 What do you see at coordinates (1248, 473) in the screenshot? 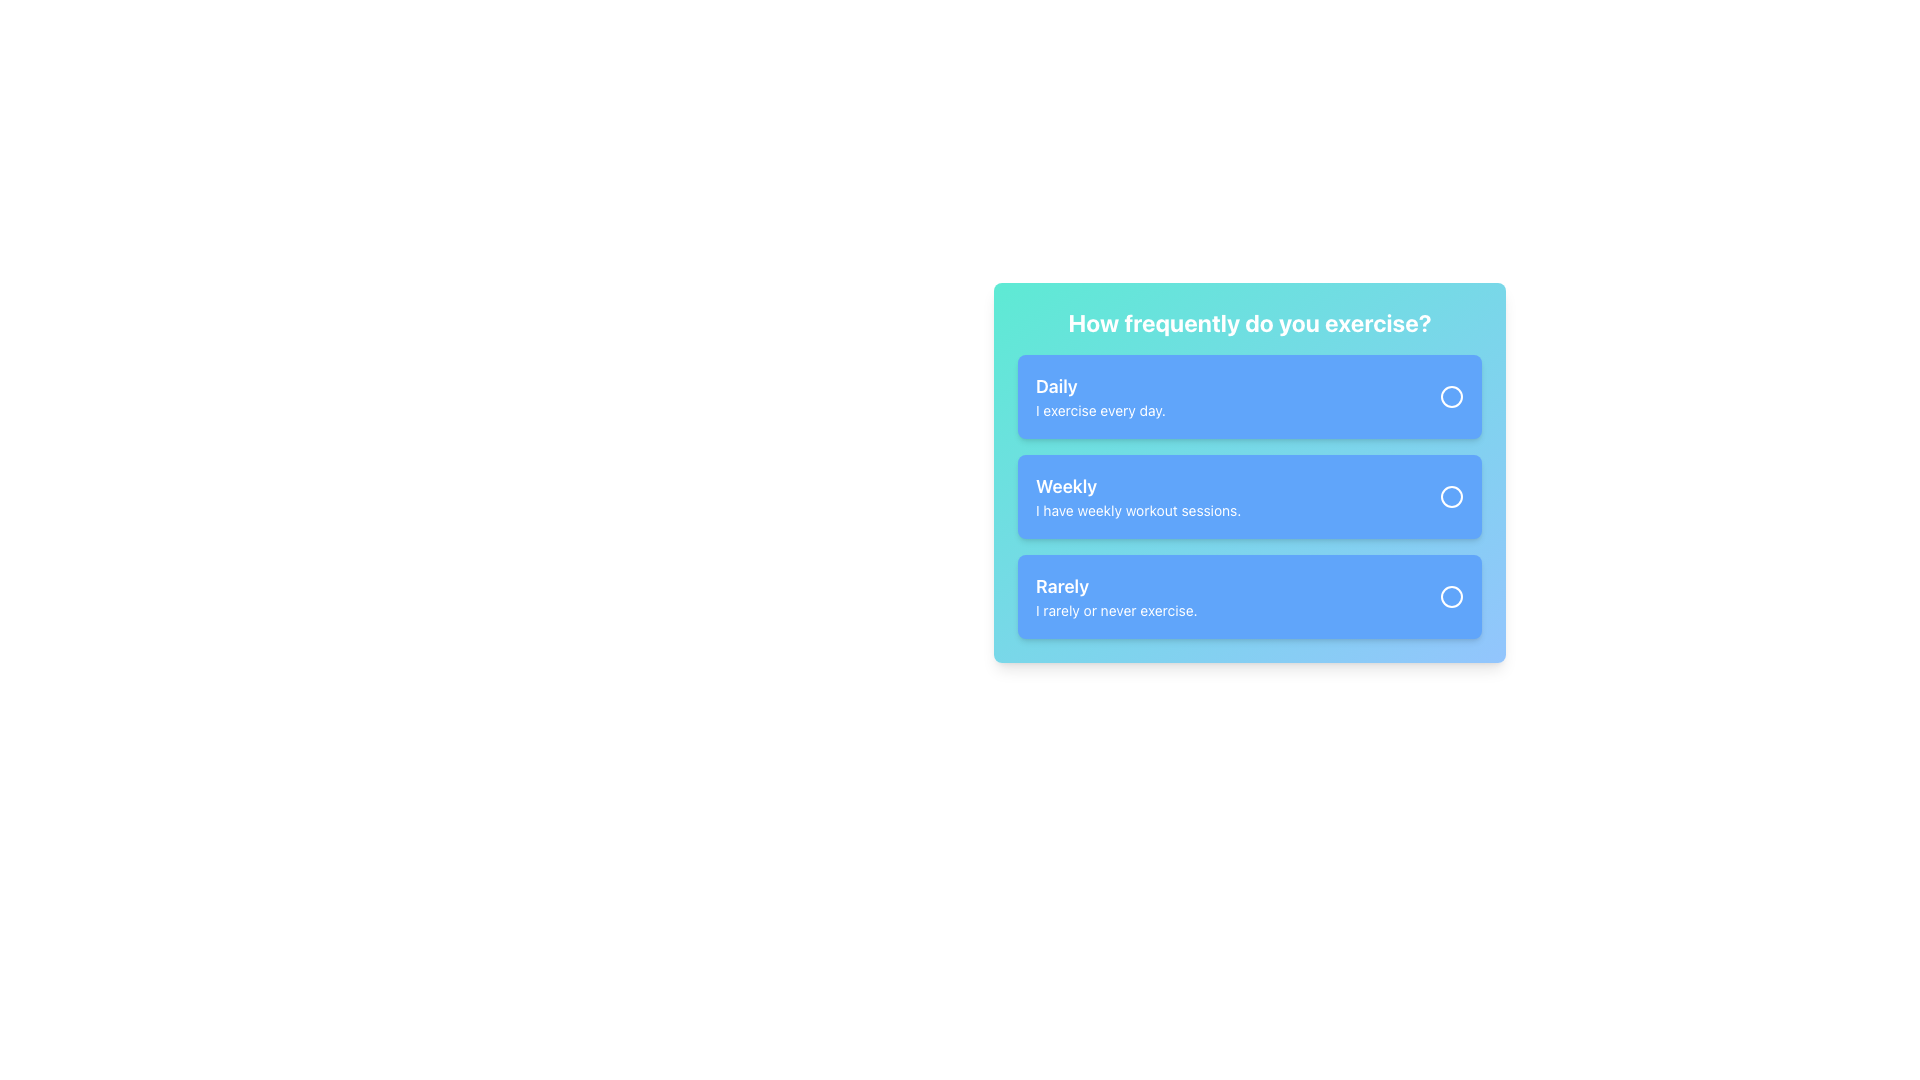
I see `the second option within the Interactive Survey Card that features a gradient background from teal to blue and rounded corners, for accessibility navigation` at bounding box center [1248, 473].